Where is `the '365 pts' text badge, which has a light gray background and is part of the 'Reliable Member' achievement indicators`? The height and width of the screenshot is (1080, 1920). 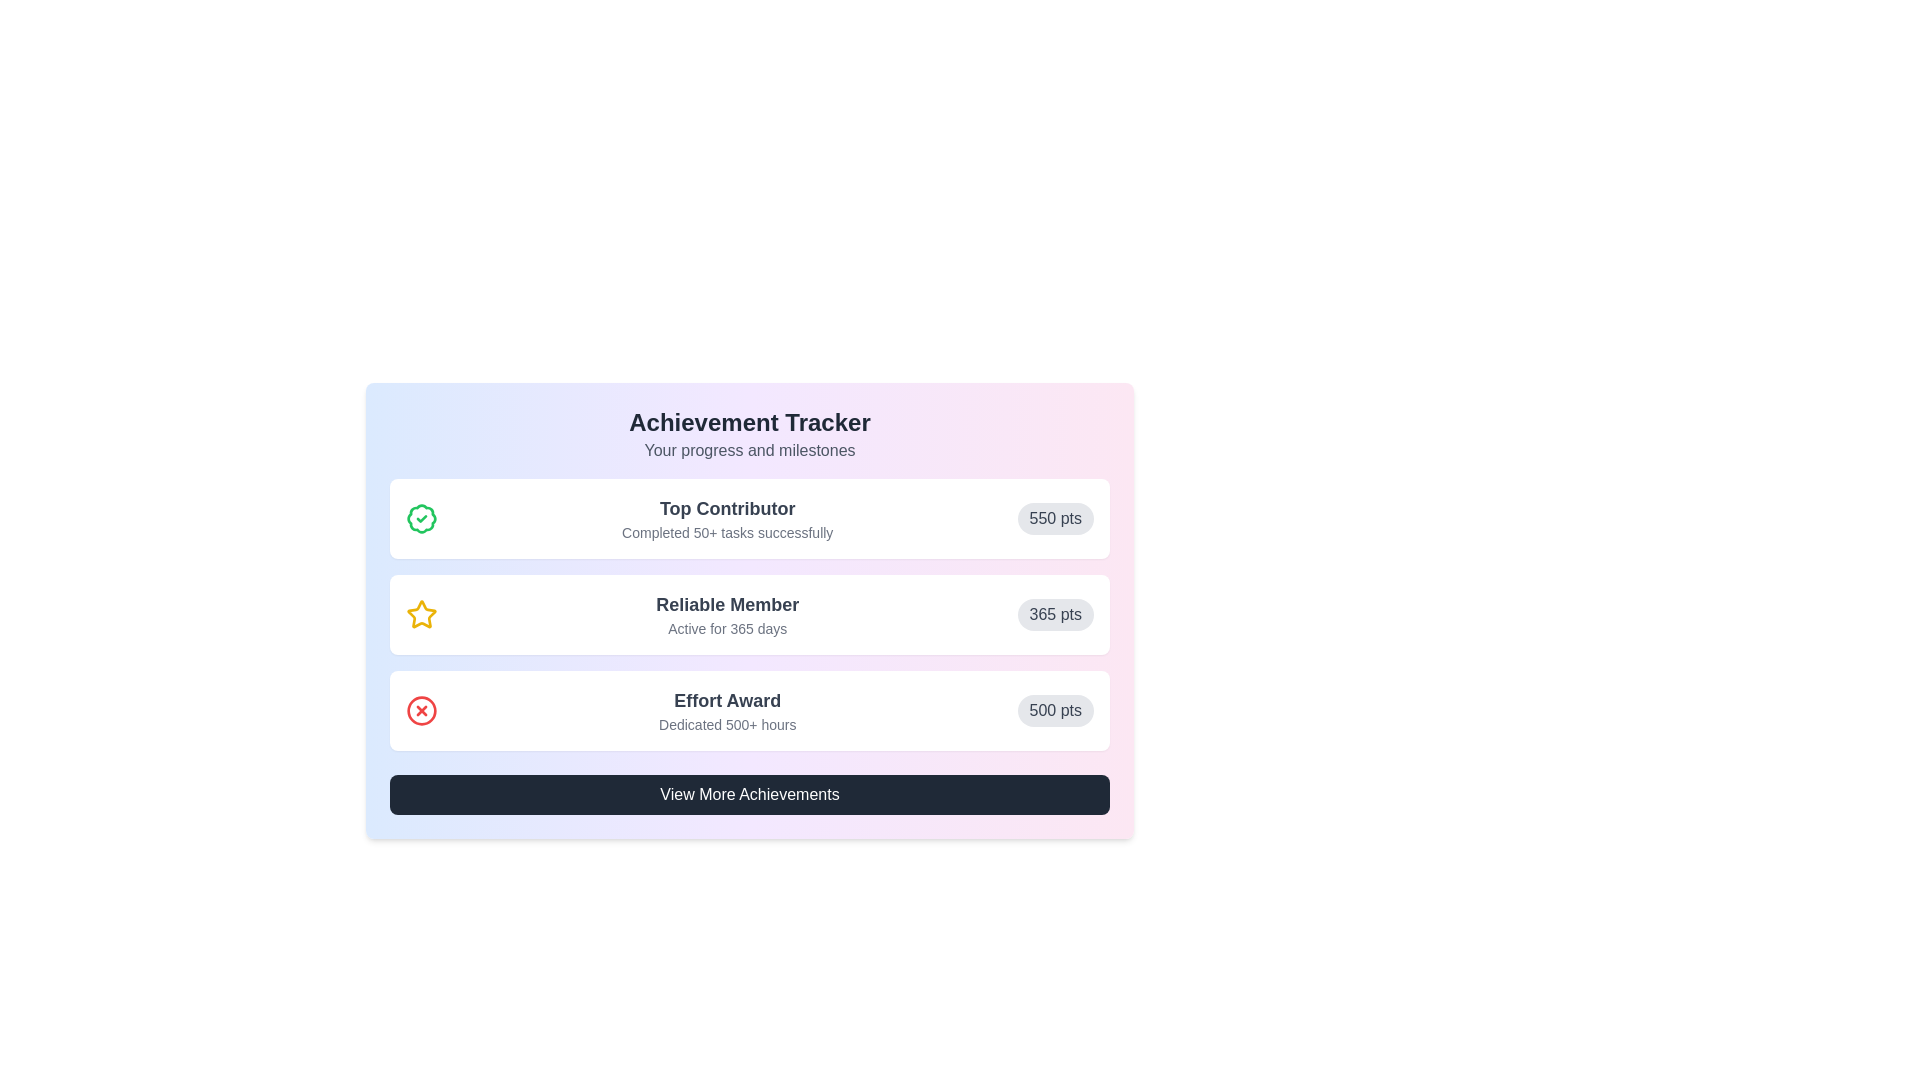 the '365 pts' text badge, which has a light gray background and is part of the 'Reliable Member' achievement indicators is located at coordinates (1054, 613).